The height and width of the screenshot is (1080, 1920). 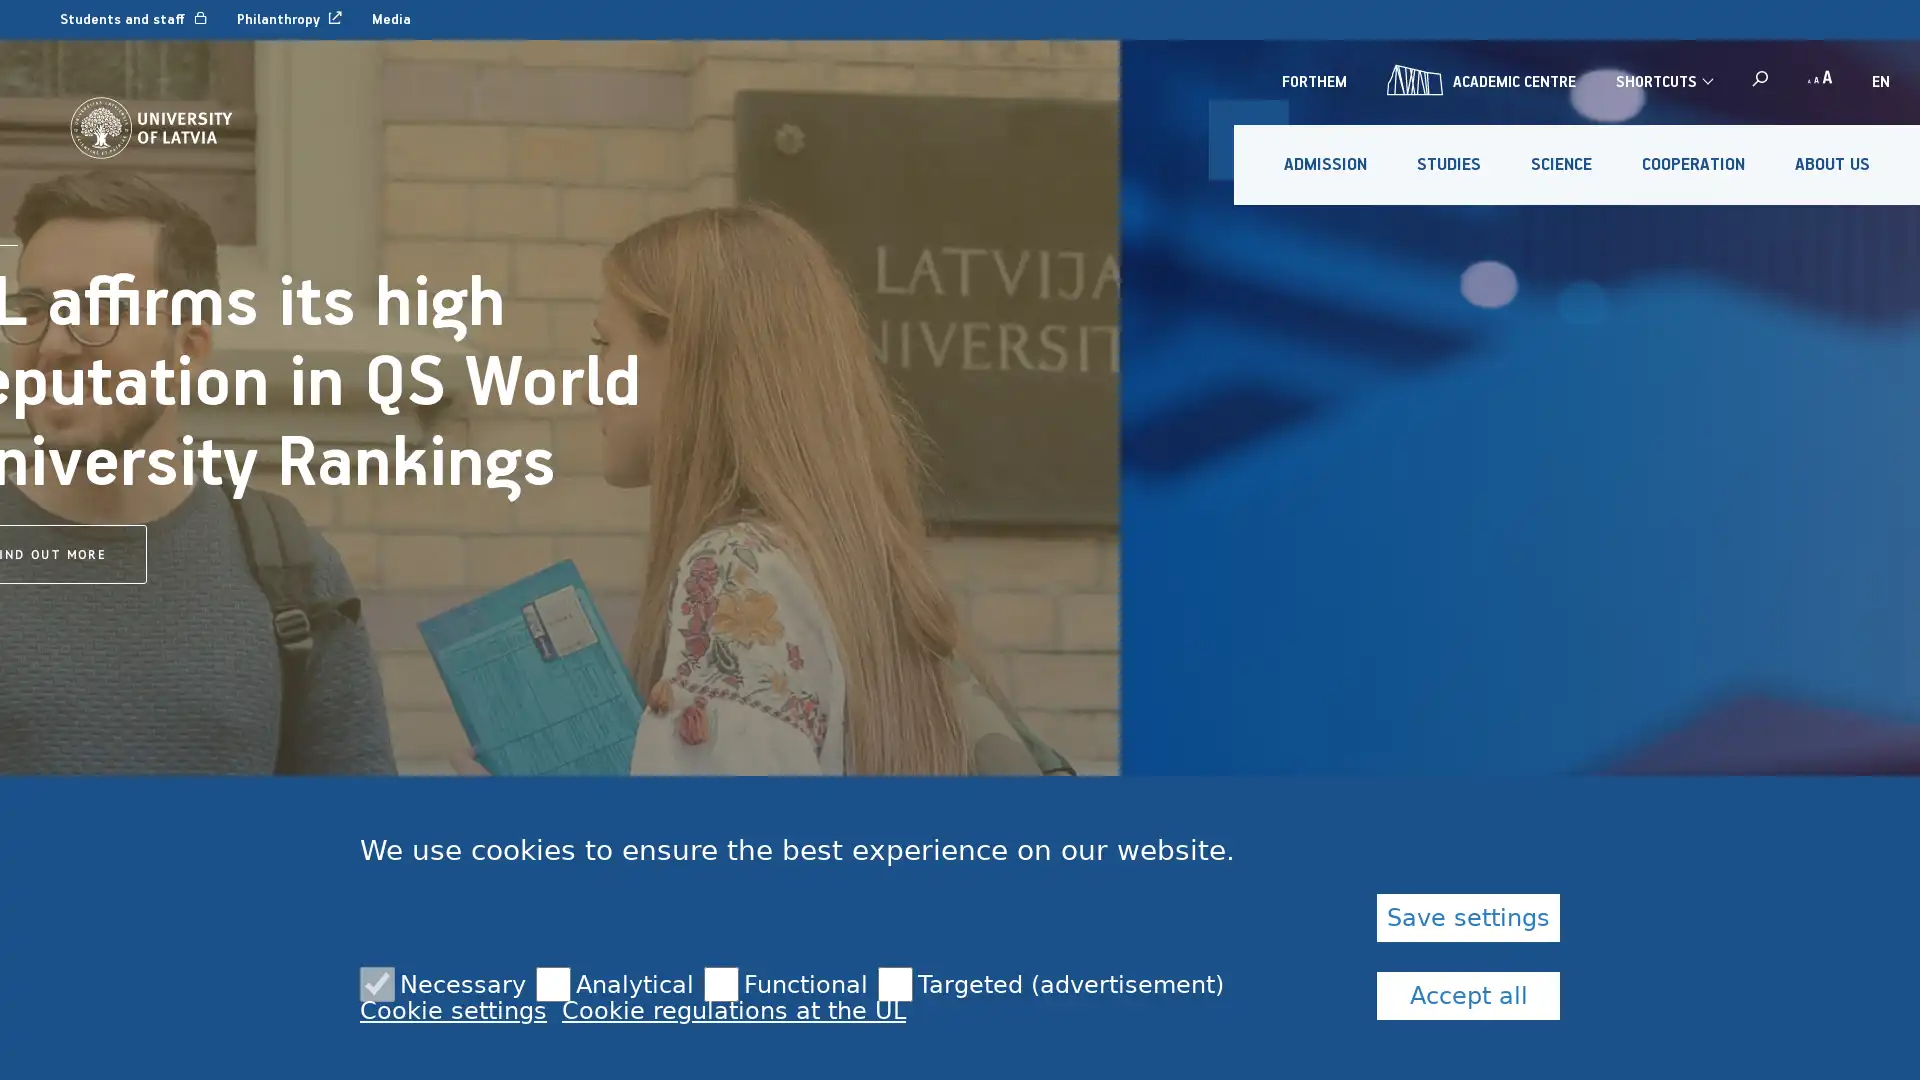 What do you see at coordinates (1663, 80) in the screenshot?
I see `SHORTCUTS` at bounding box center [1663, 80].